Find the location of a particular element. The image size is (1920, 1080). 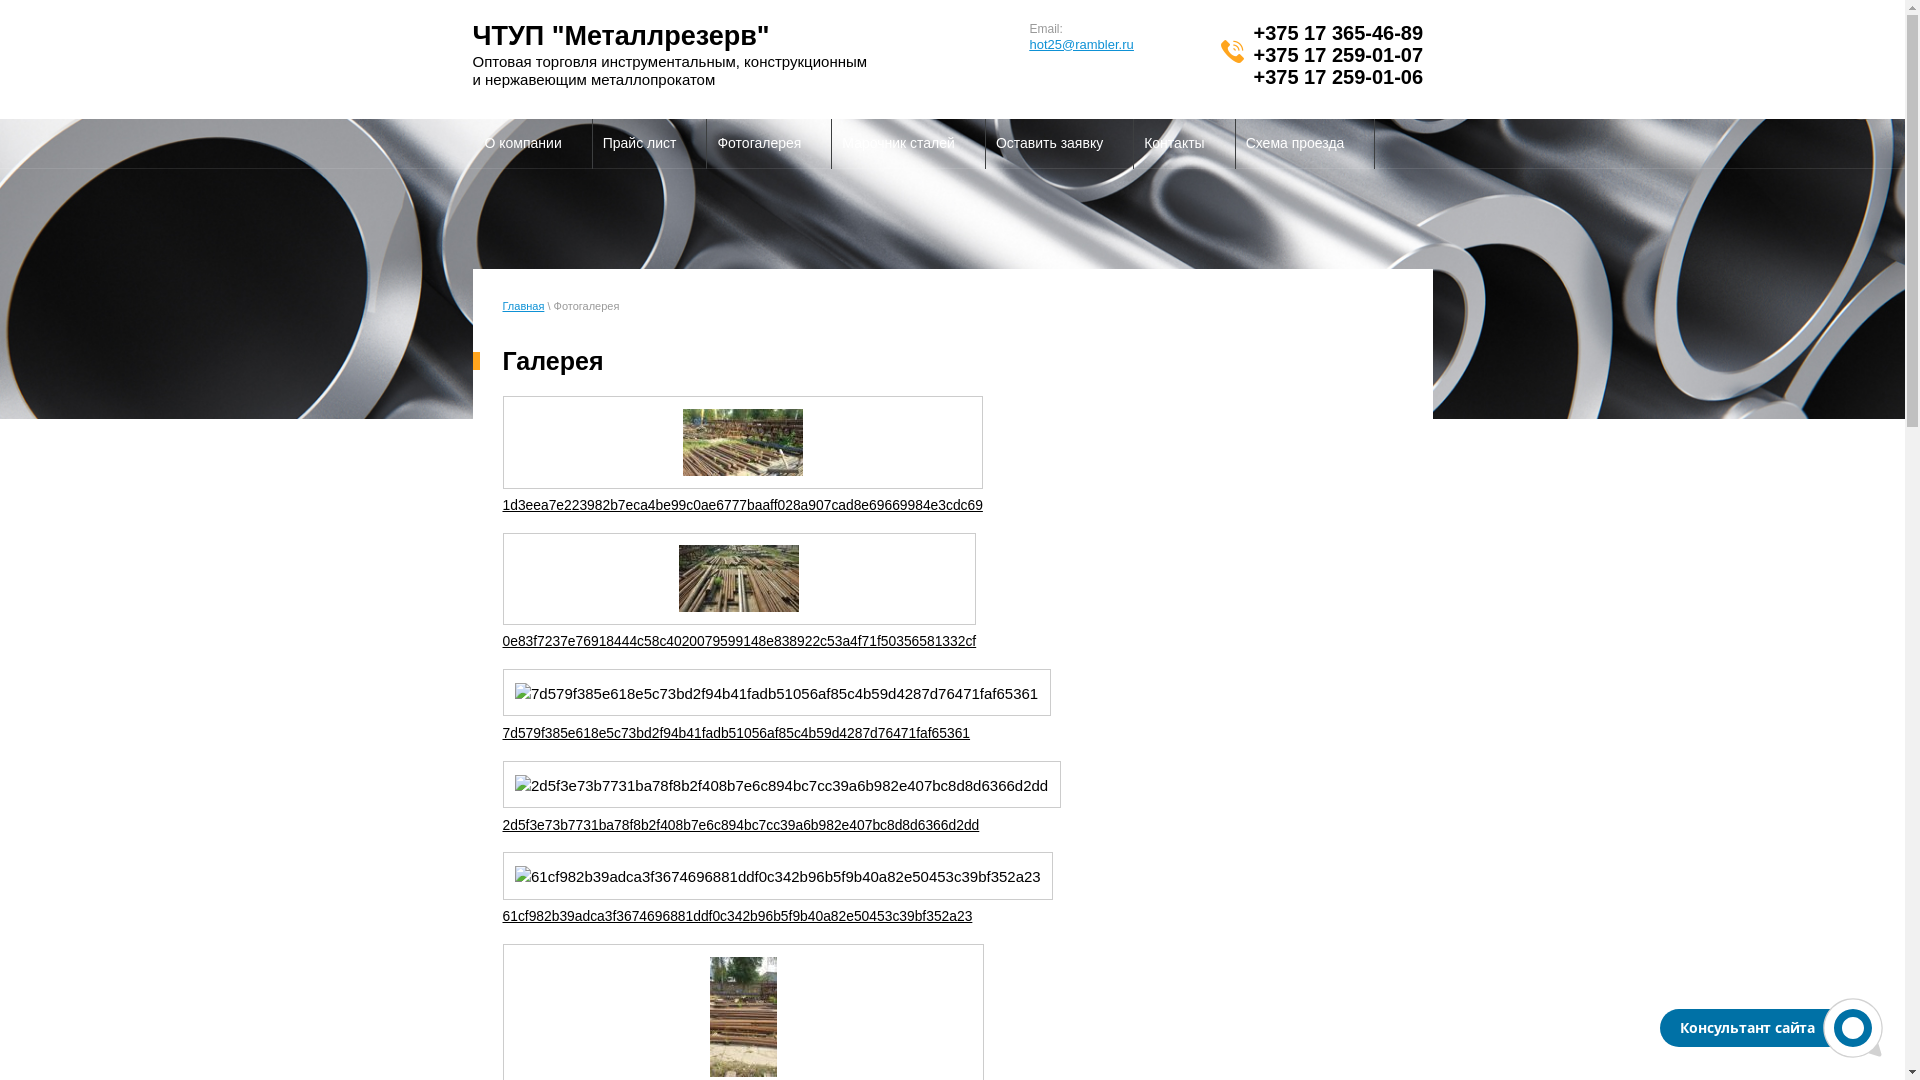

'+375 17 259-01-06' is located at coordinates (1339, 76).